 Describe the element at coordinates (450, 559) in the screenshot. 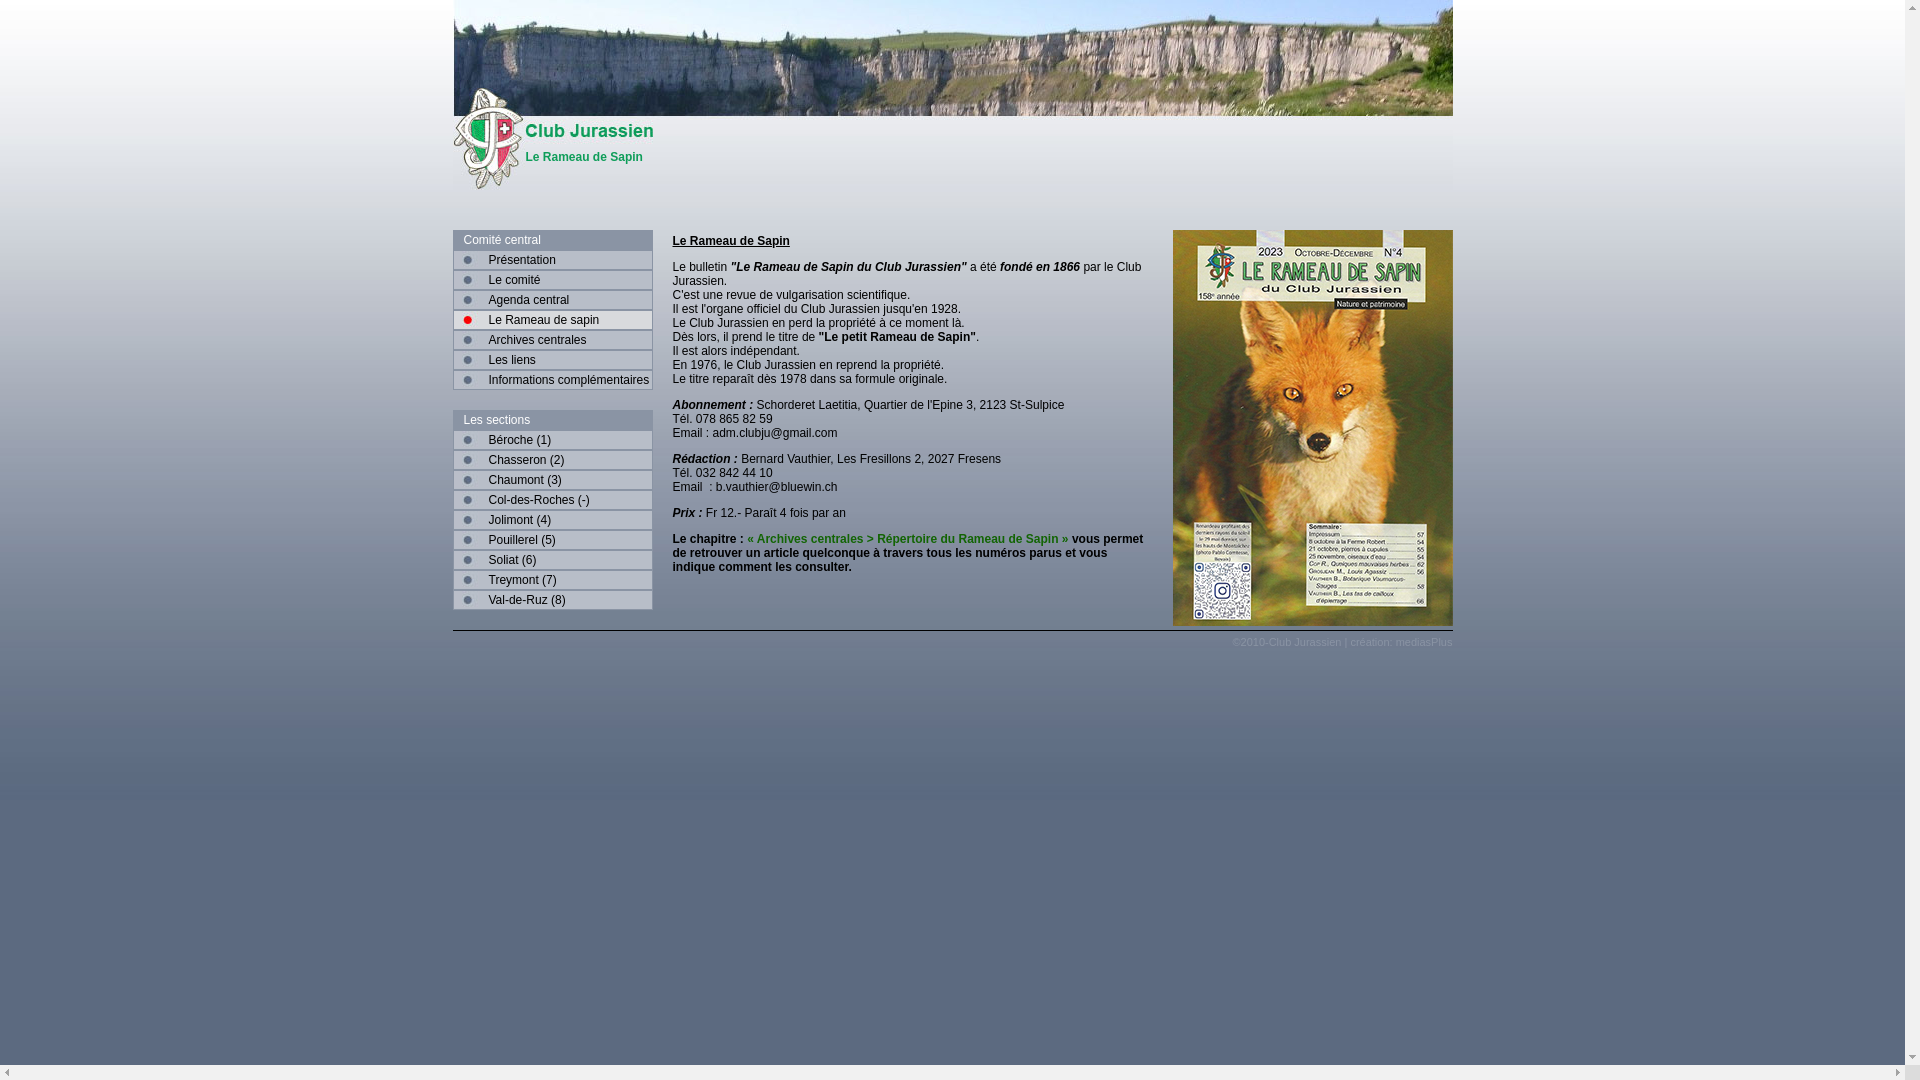

I see `'Soliat (6)'` at that location.